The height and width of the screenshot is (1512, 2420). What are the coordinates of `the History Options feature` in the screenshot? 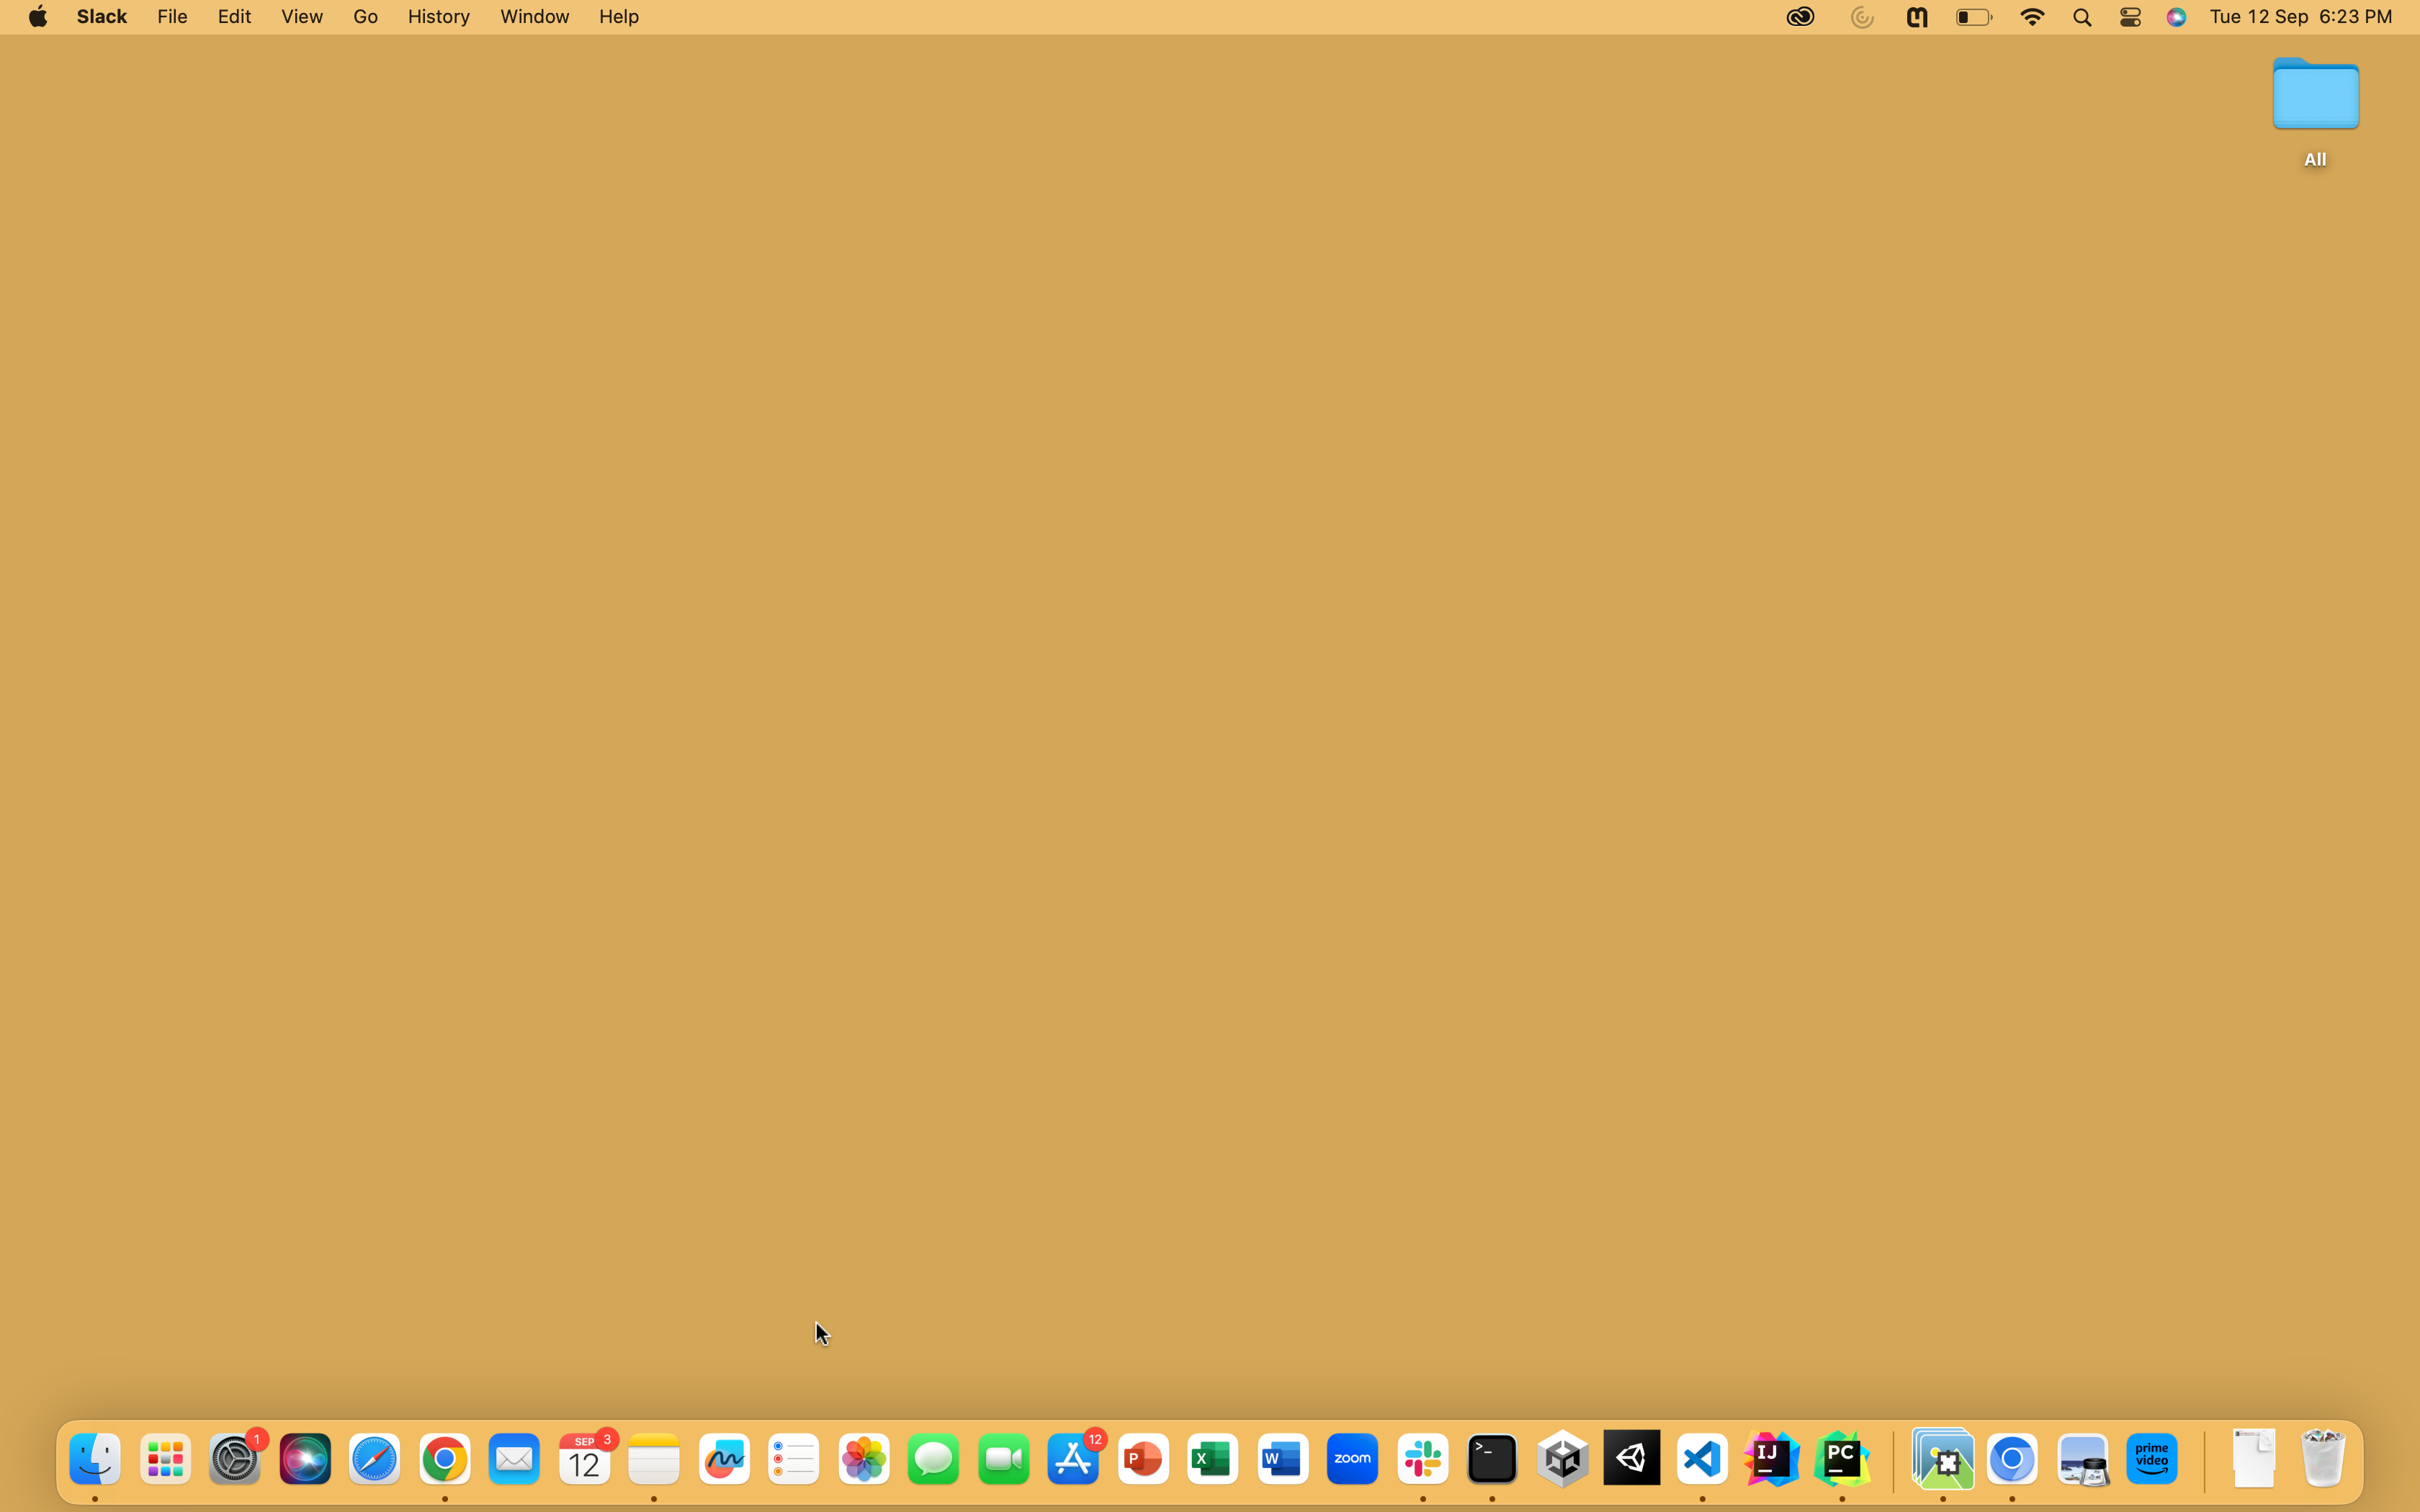 It's located at (437, 17).